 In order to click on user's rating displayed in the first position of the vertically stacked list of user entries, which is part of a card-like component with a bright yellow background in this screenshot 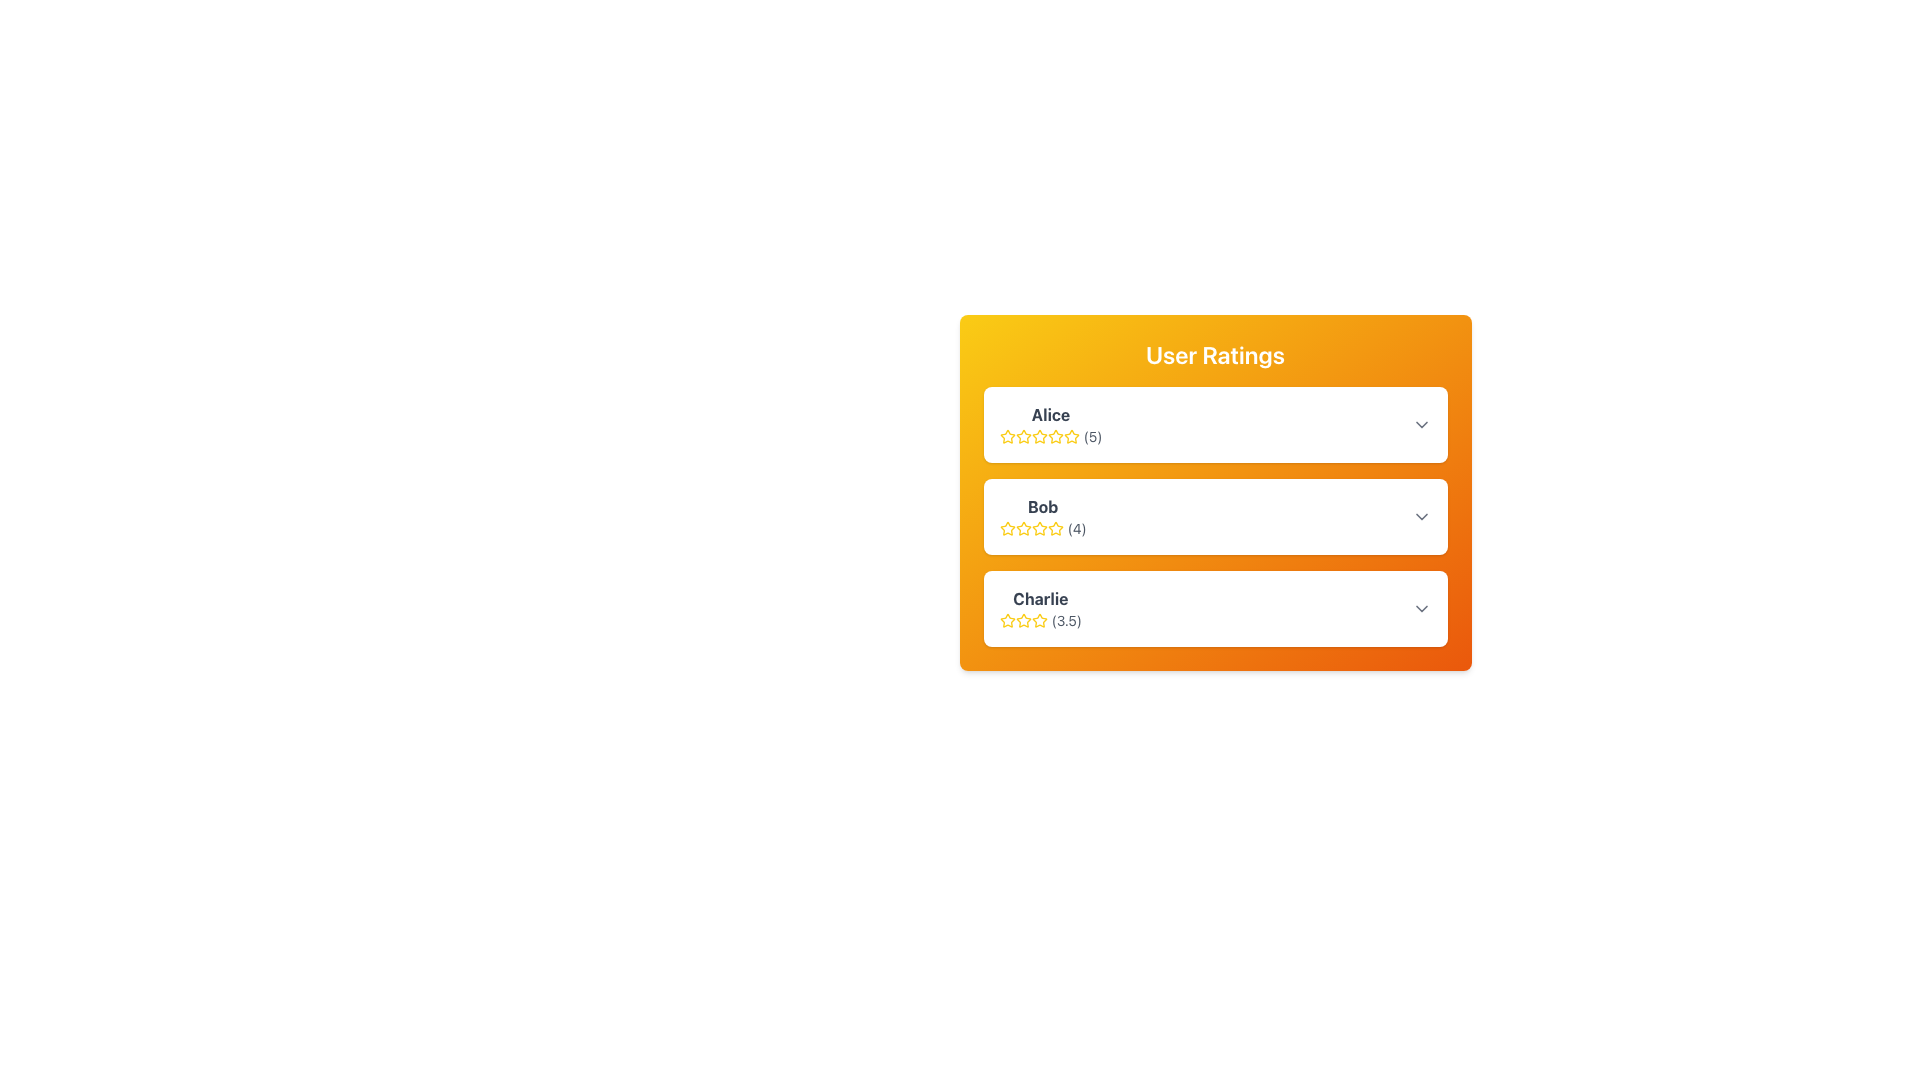, I will do `click(1050, 423)`.